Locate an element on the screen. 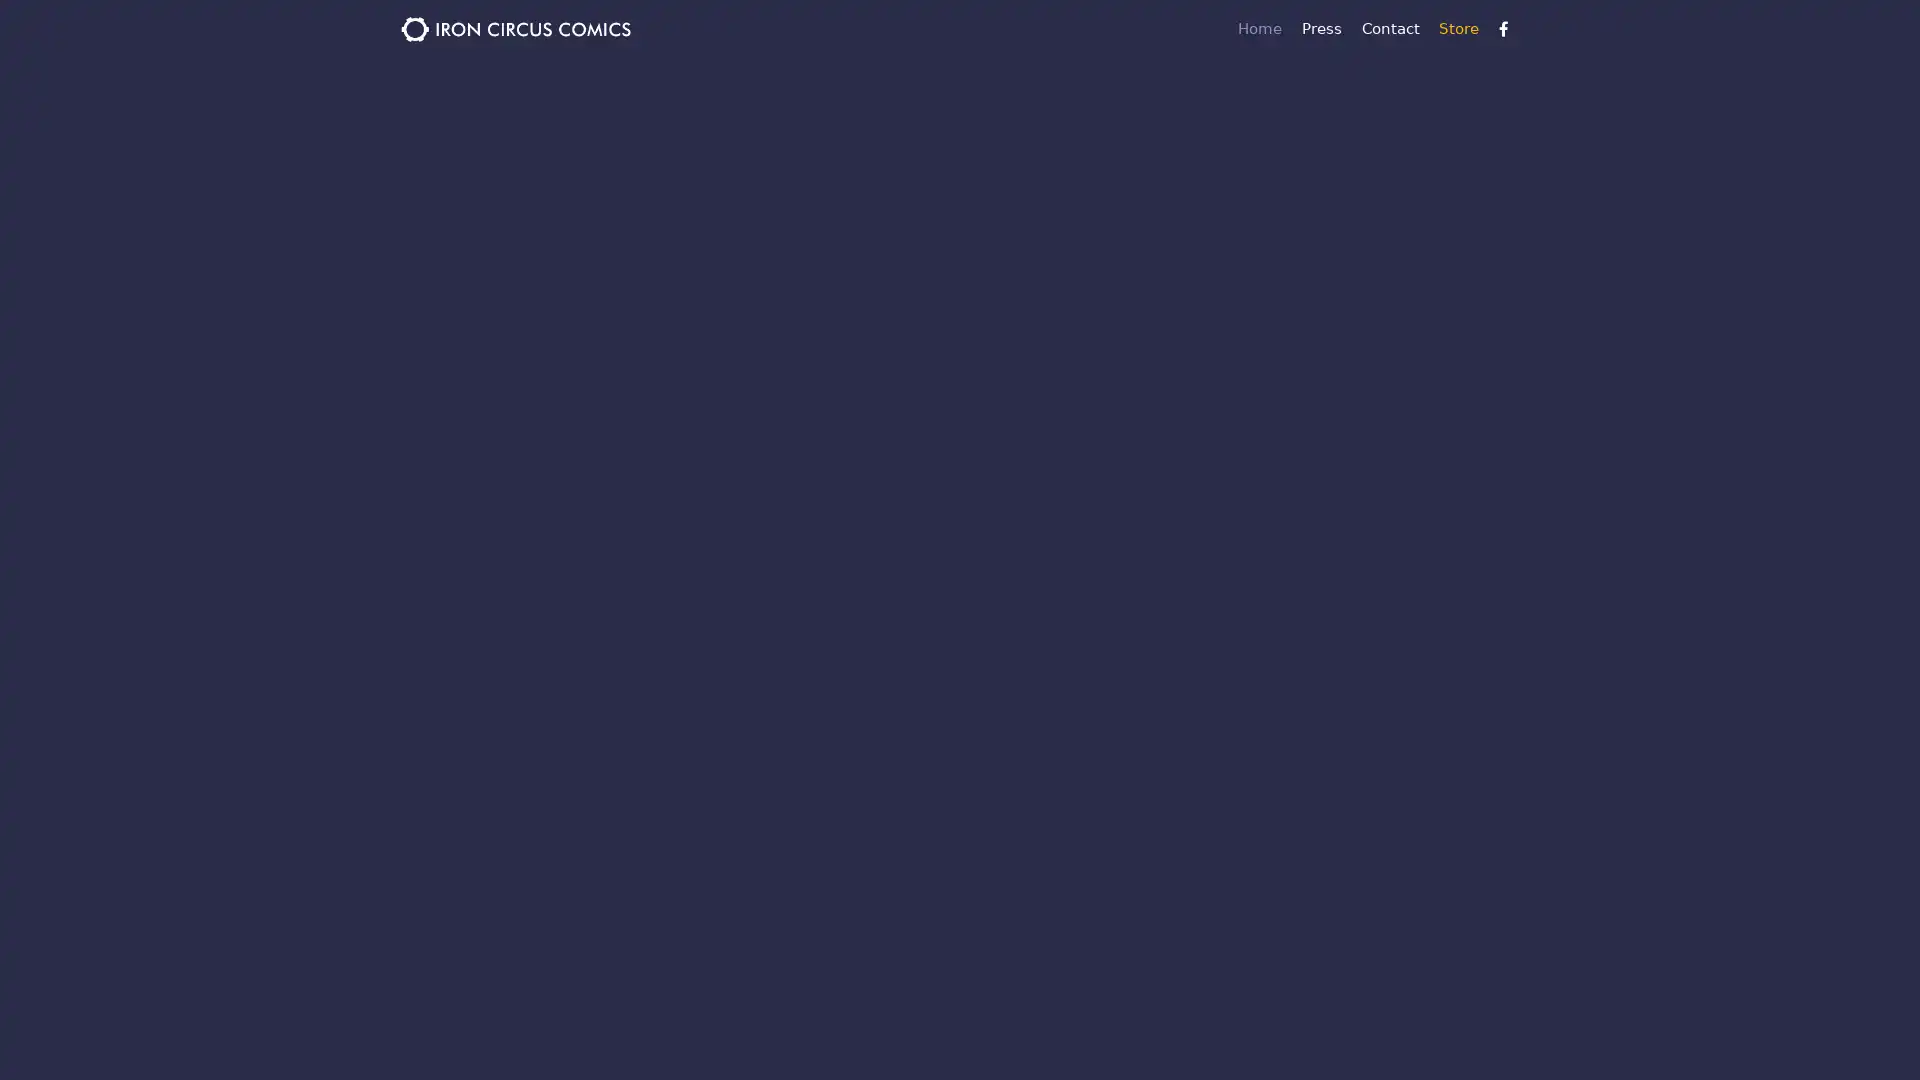 This screenshot has height=1080, width=1920. Sign up! is located at coordinates (630, 650).